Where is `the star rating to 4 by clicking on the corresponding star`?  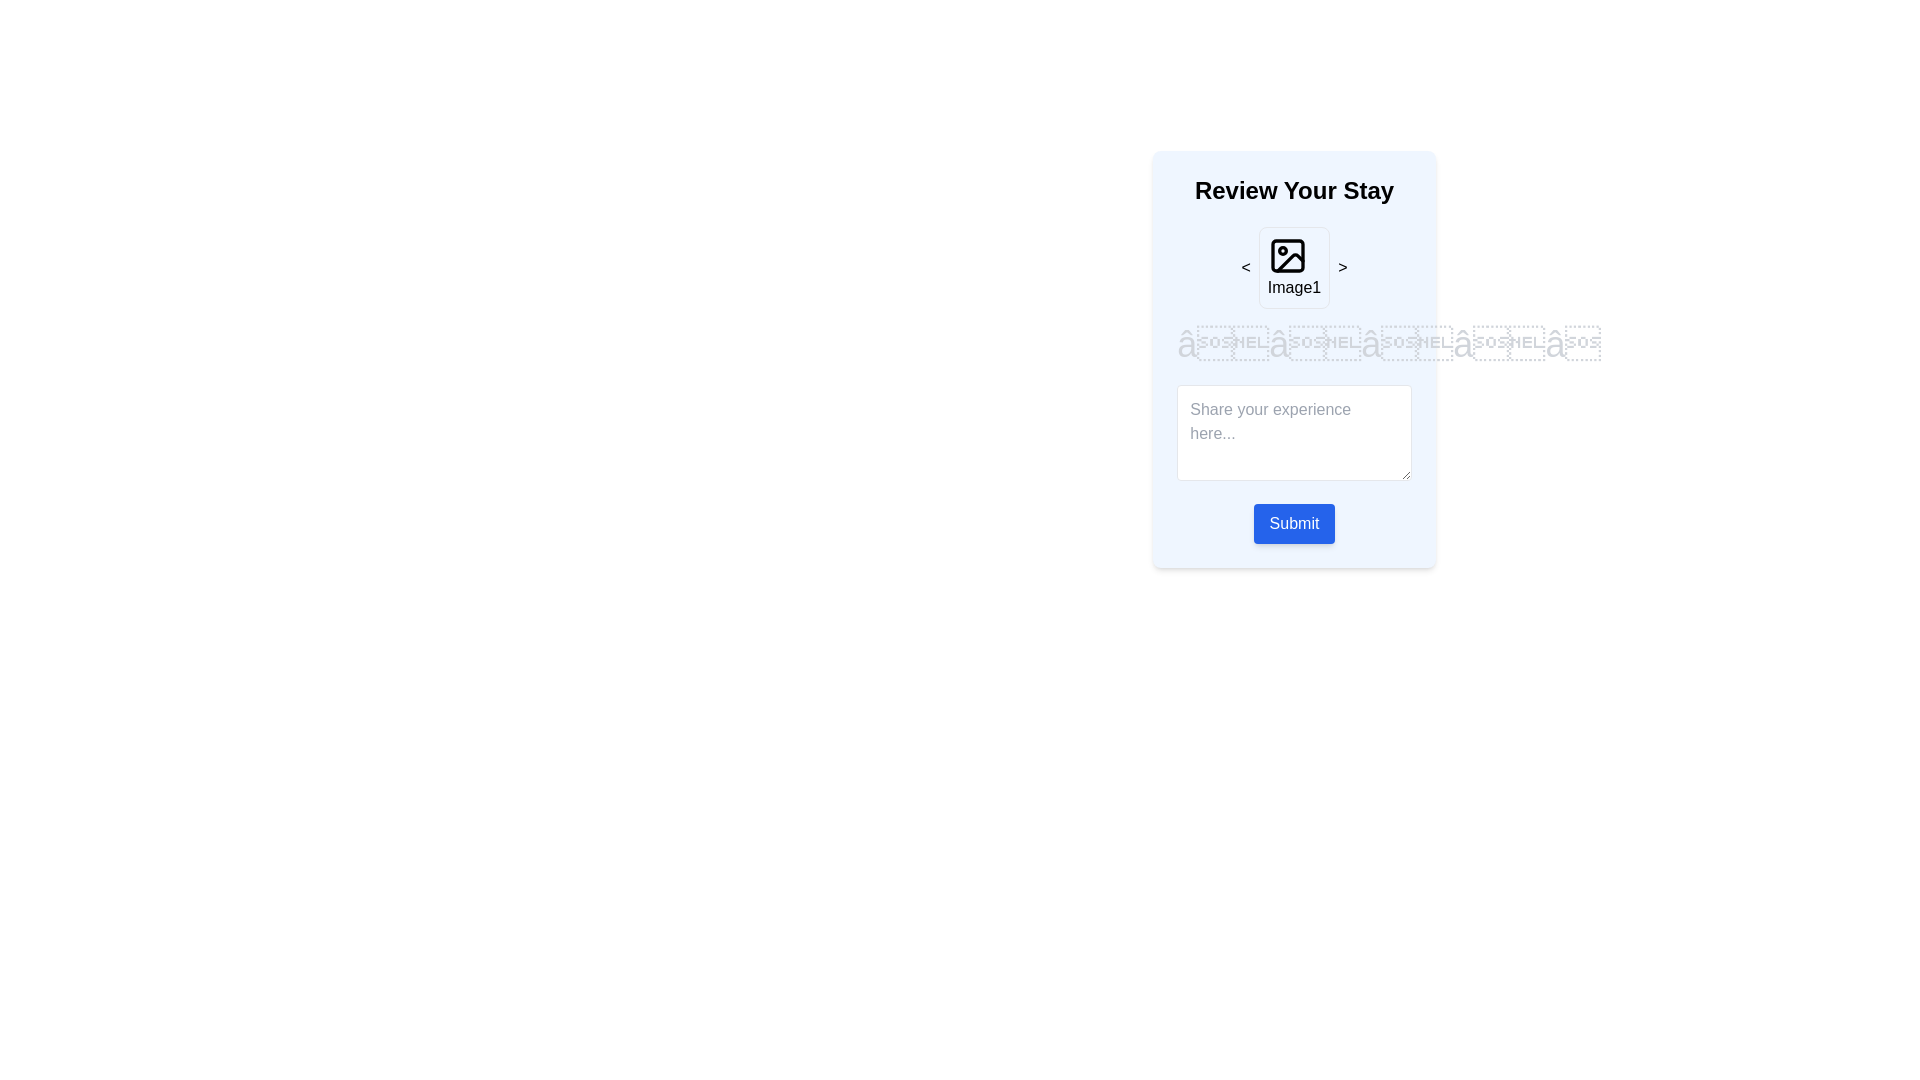 the star rating to 4 by clicking on the corresponding star is located at coordinates (1499, 343).